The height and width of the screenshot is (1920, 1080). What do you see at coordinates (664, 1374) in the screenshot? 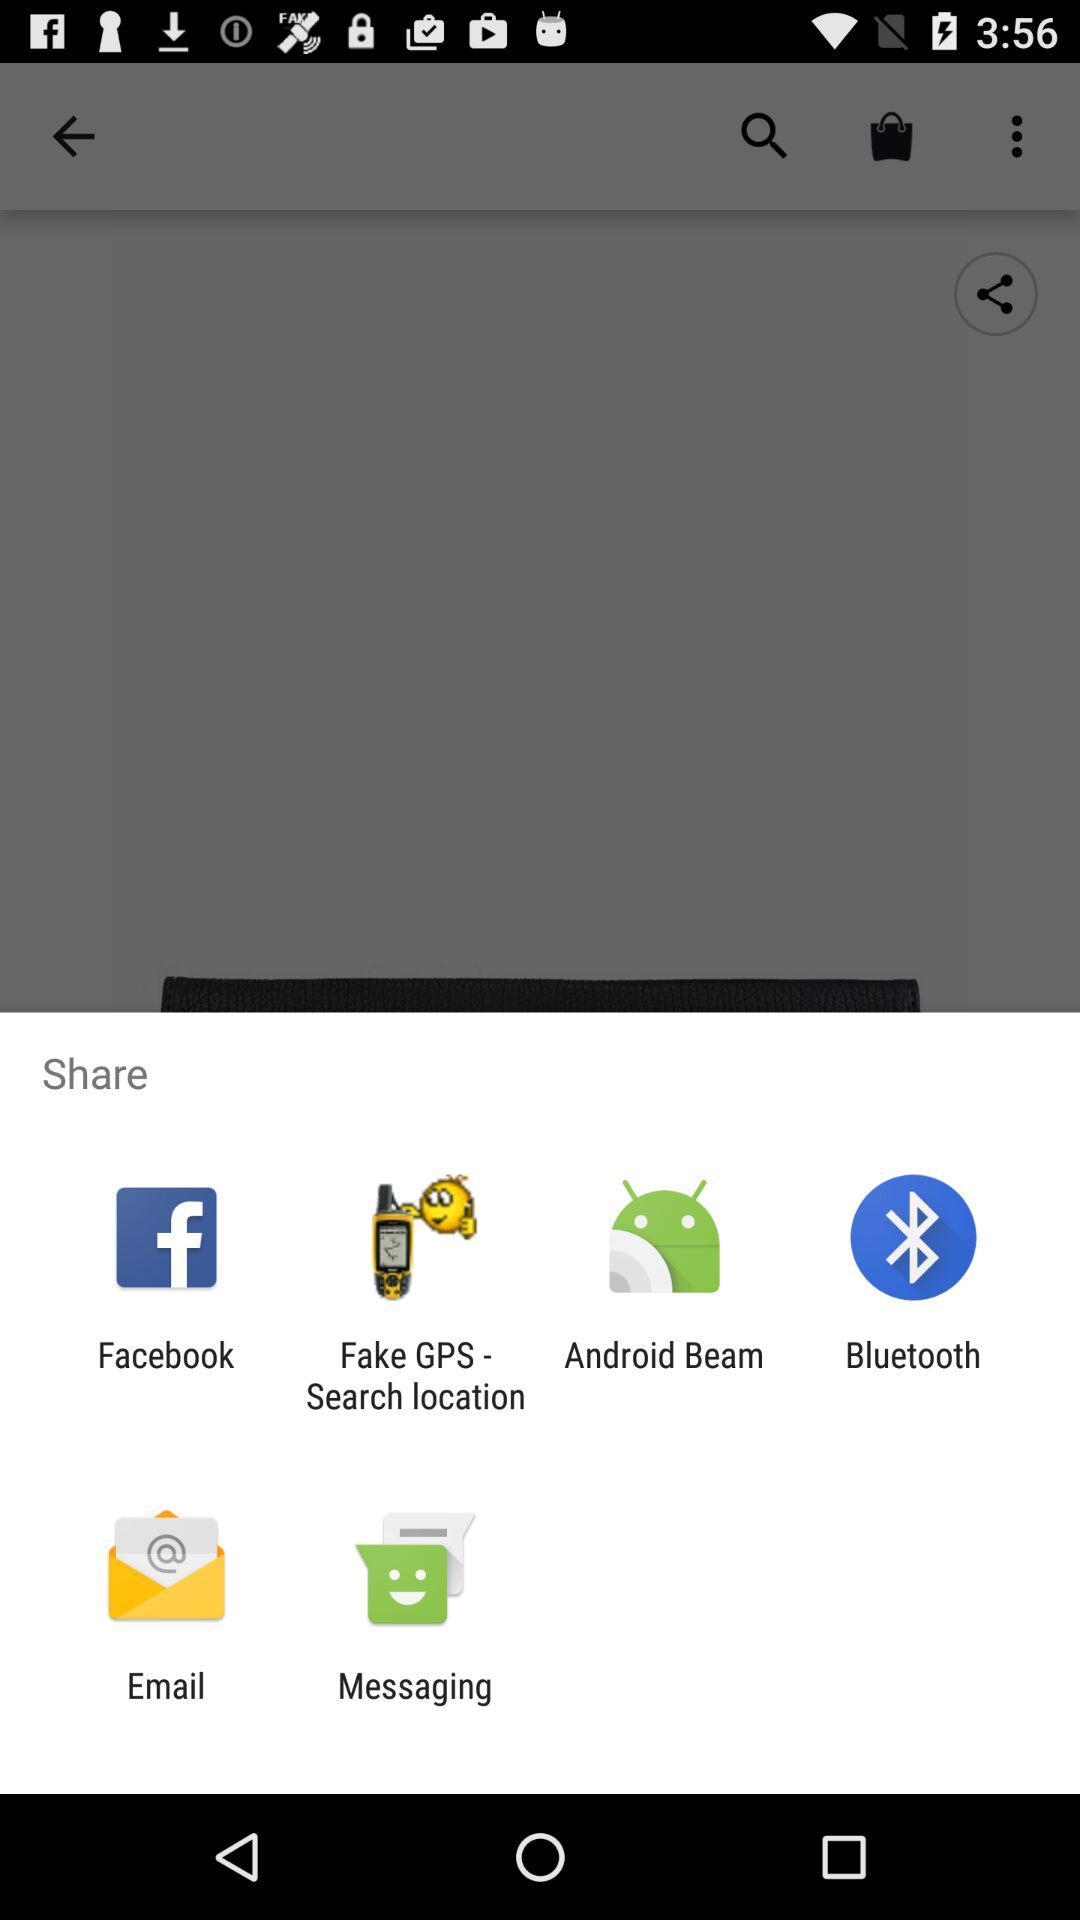
I see `the item next to the fake gps search app` at bounding box center [664, 1374].